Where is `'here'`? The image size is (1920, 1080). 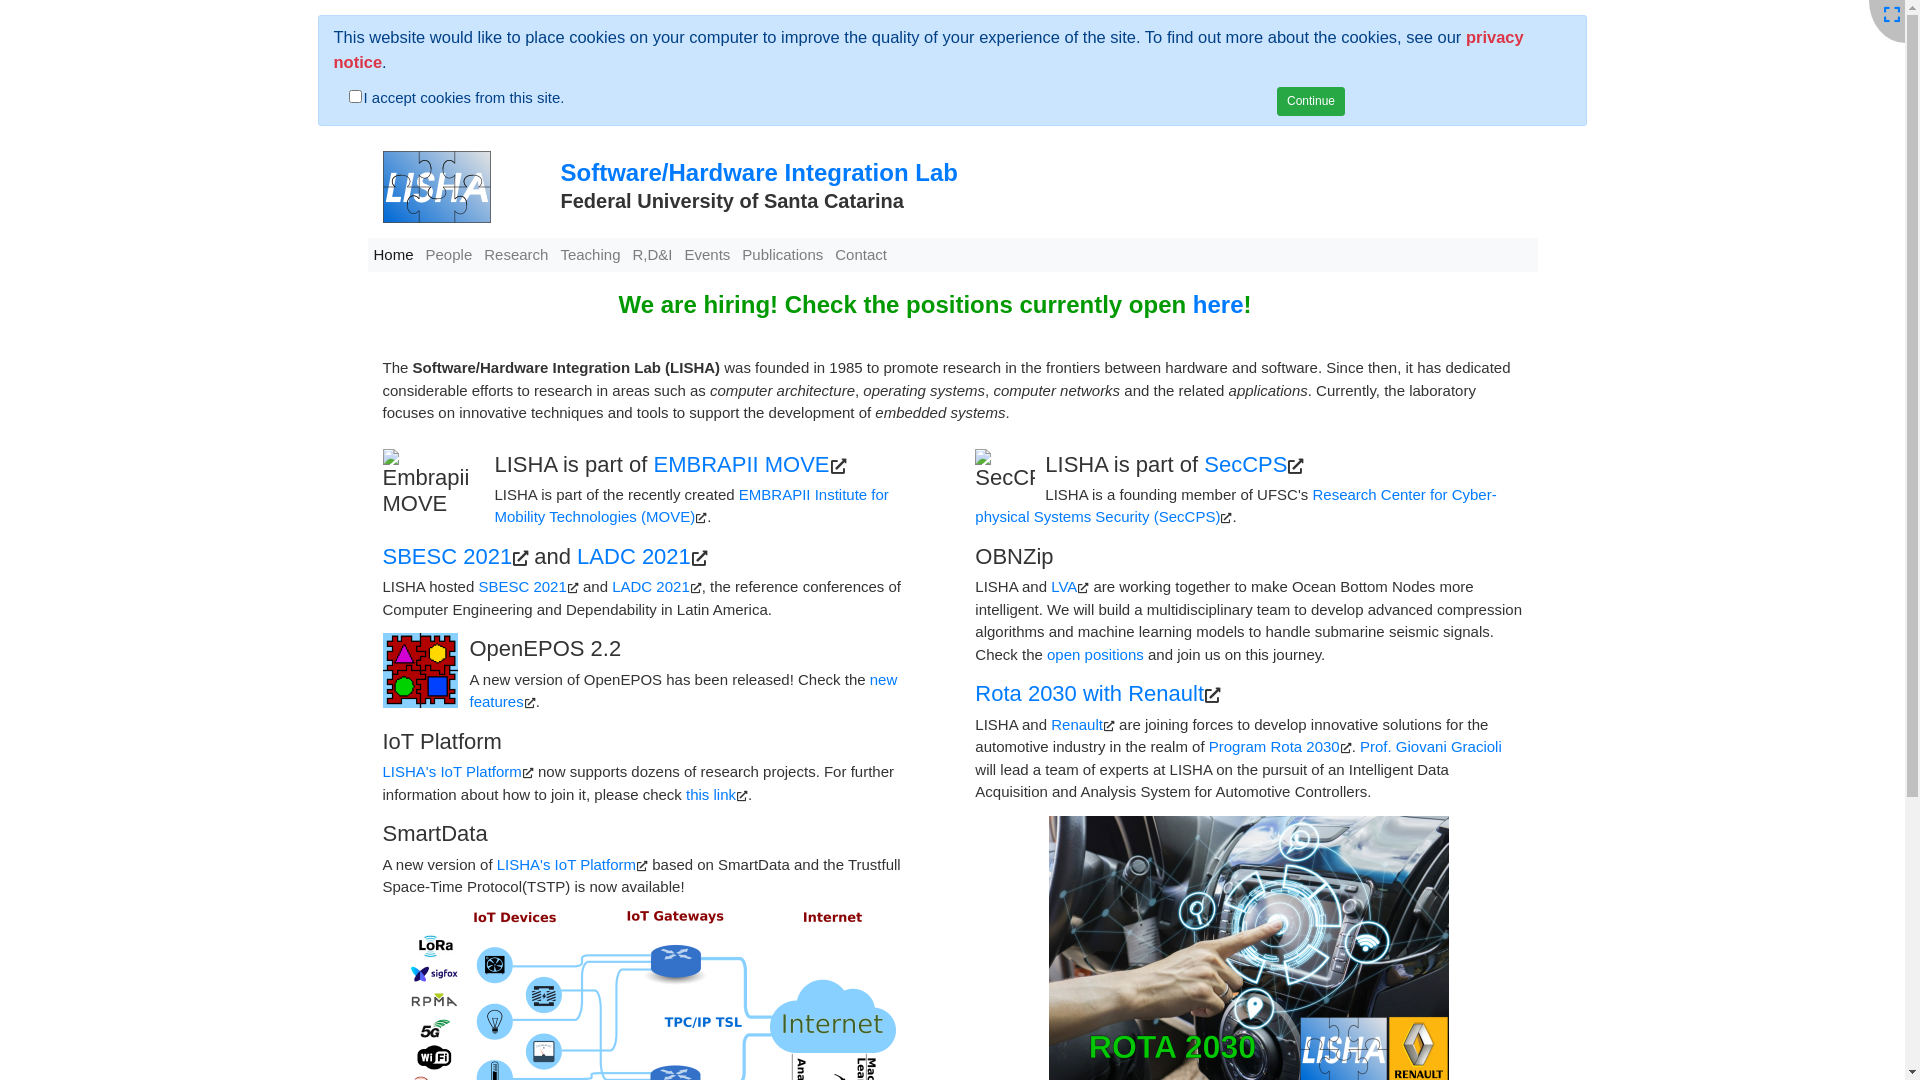 'here' is located at coordinates (1217, 304).